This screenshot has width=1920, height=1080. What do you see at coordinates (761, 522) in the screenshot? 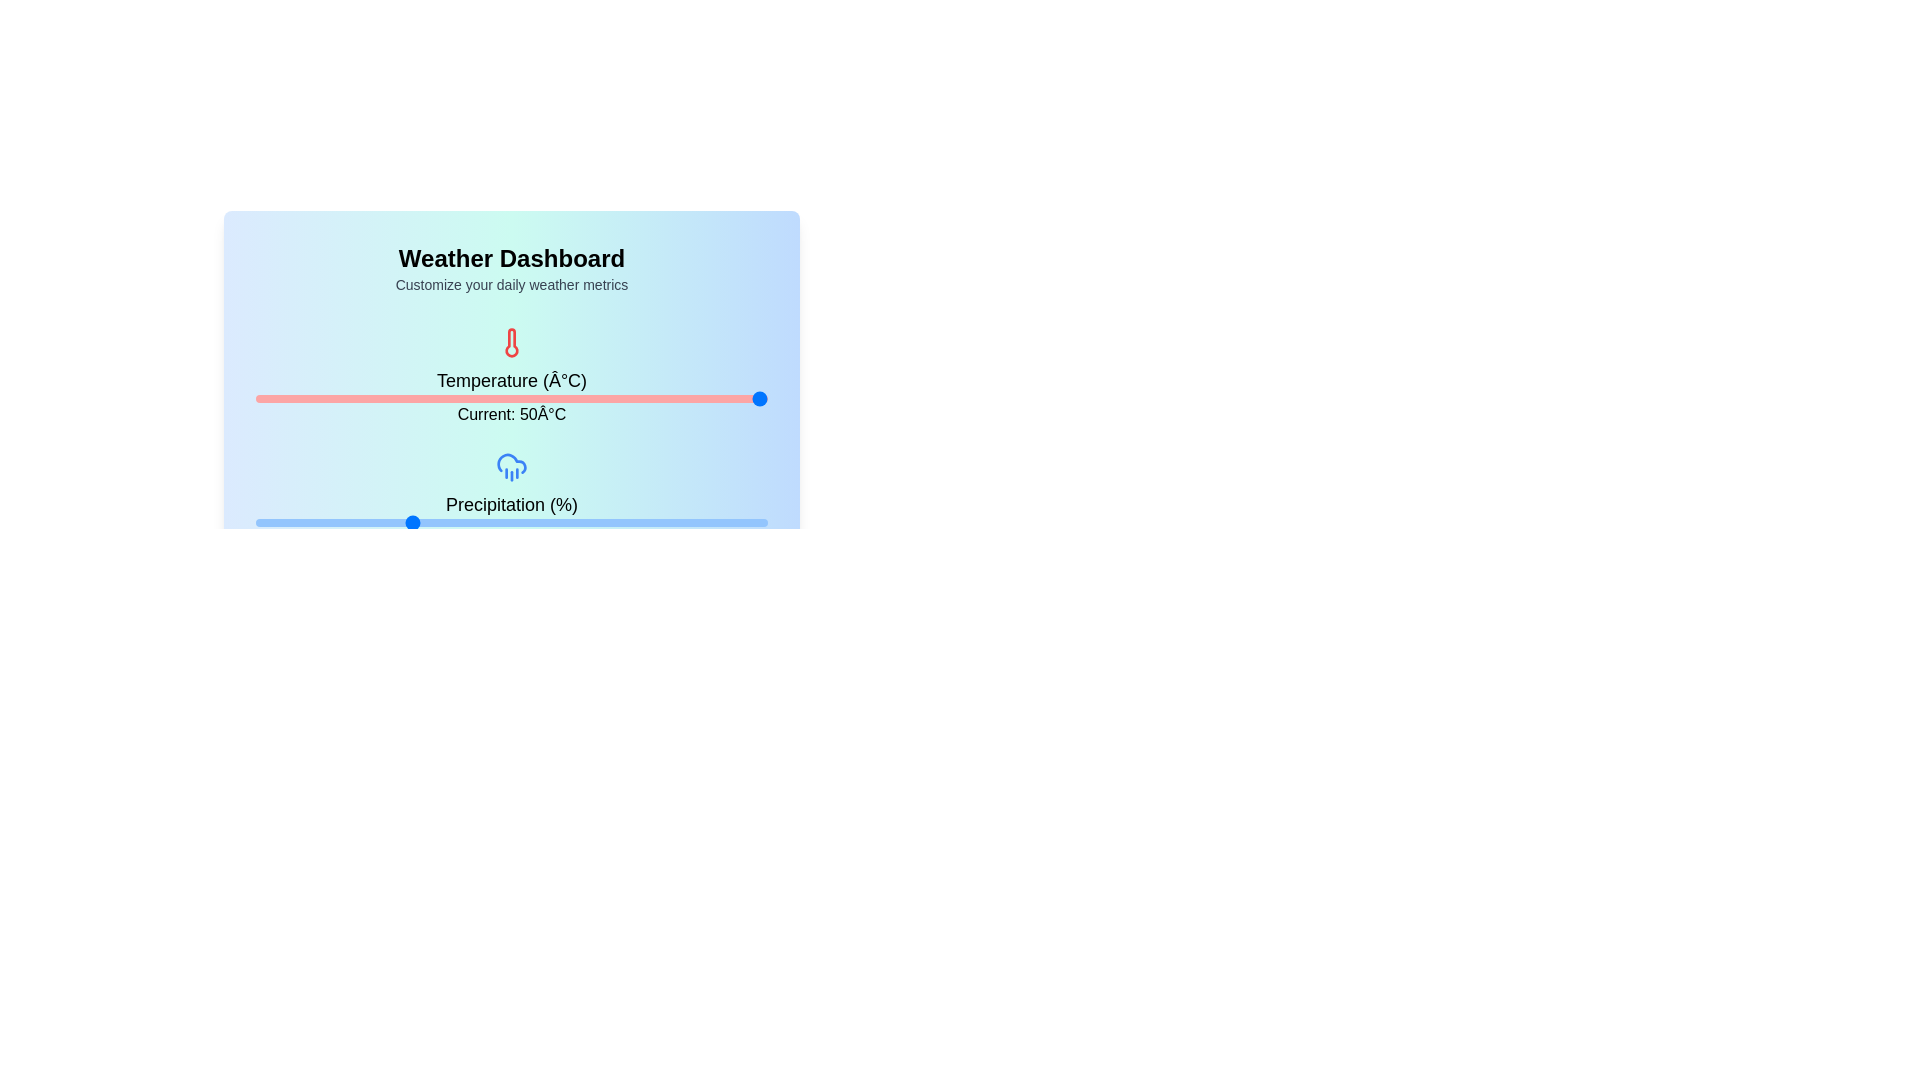
I see `precipitation` at bounding box center [761, 522].